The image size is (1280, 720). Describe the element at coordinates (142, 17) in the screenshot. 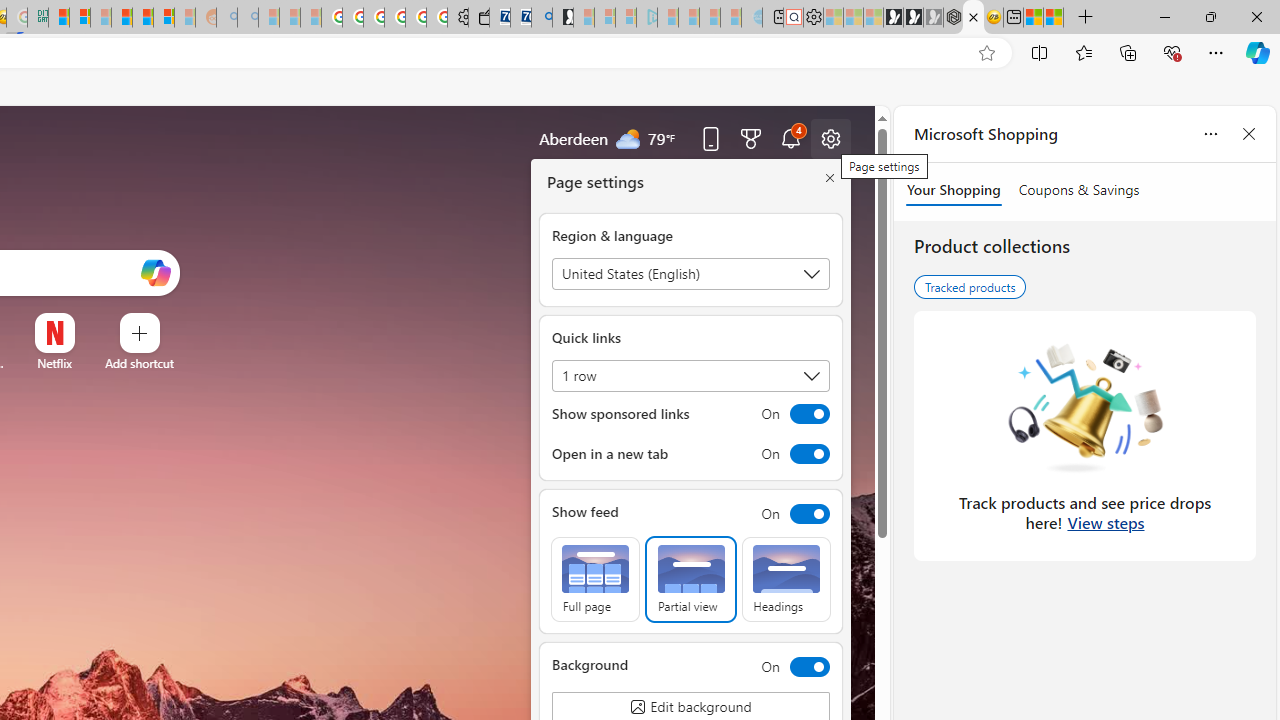

I see `'Kinda Frugal - MSN'` at that location.